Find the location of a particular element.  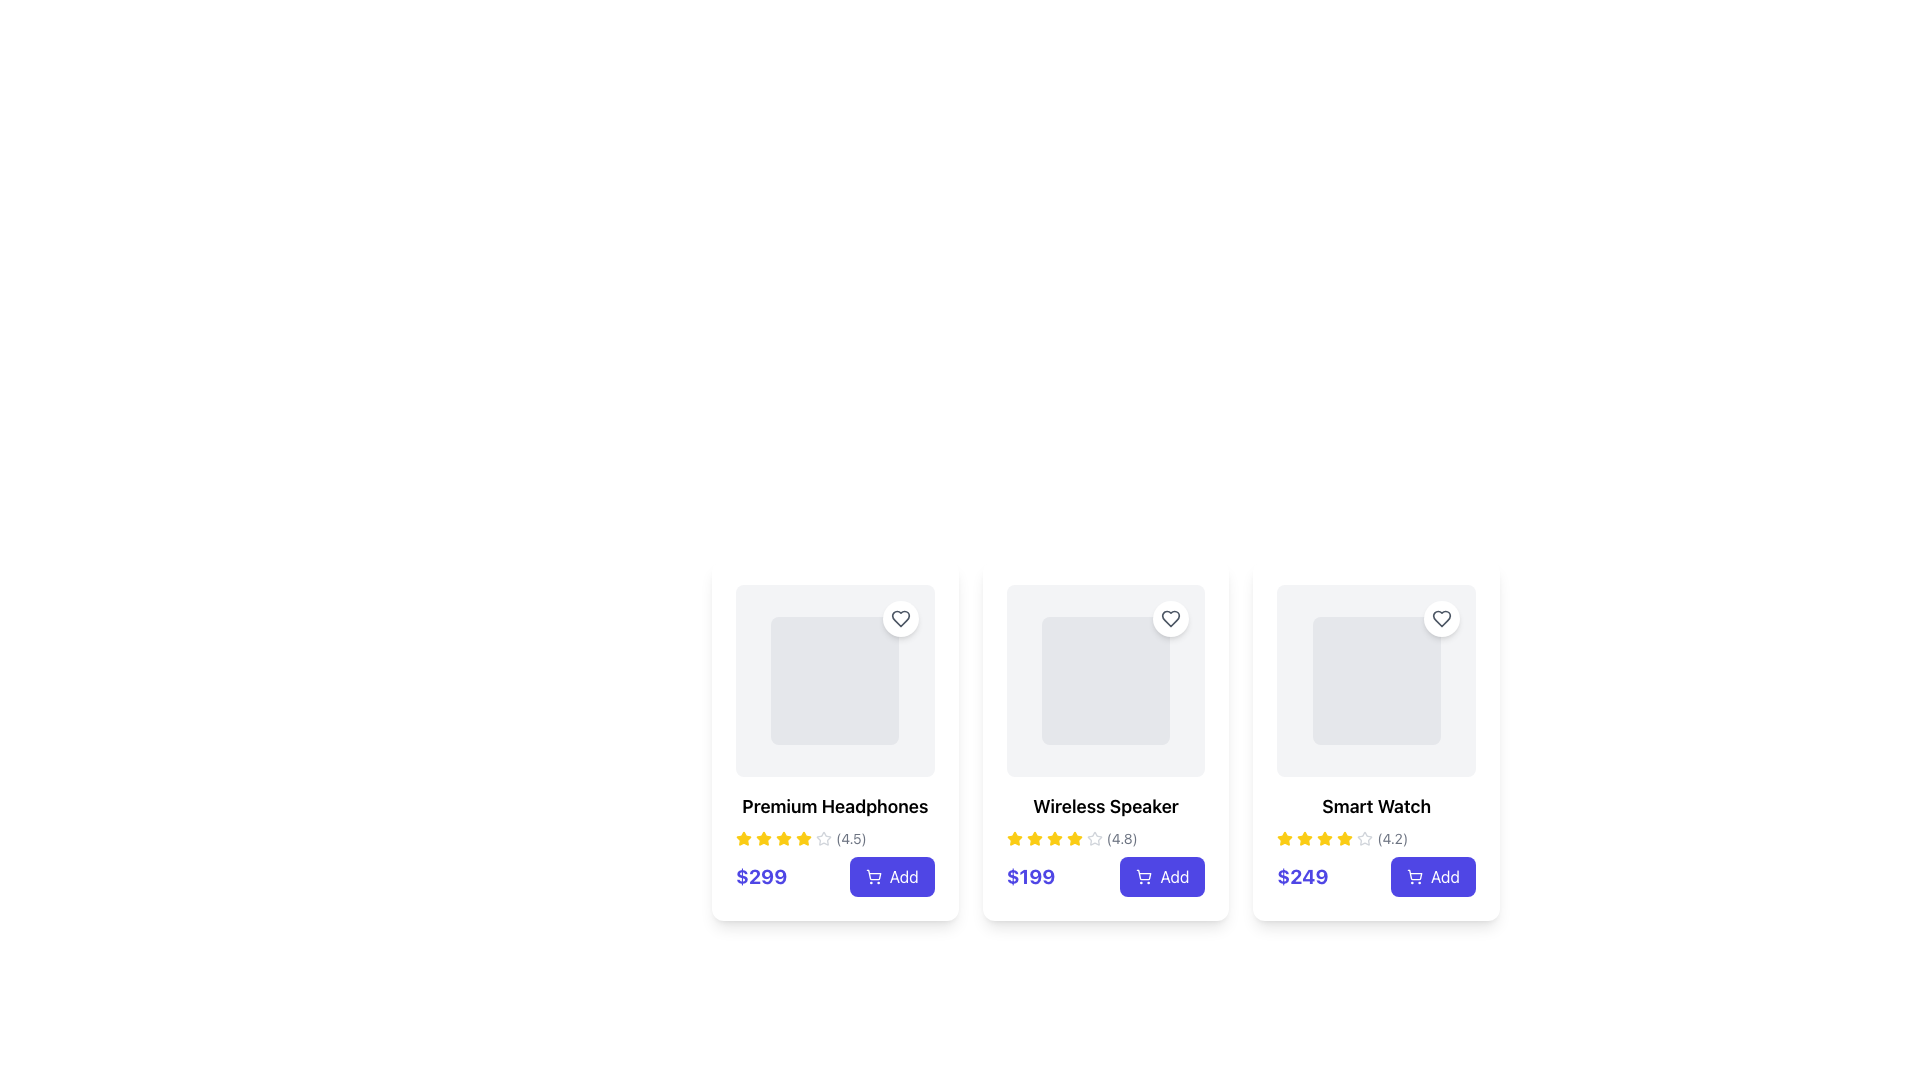

the third star icon in the rating section of the 'Smart Watch' product card, styled in light gray and shaped as a five-pointed star is located at coordinates (1364, 838).